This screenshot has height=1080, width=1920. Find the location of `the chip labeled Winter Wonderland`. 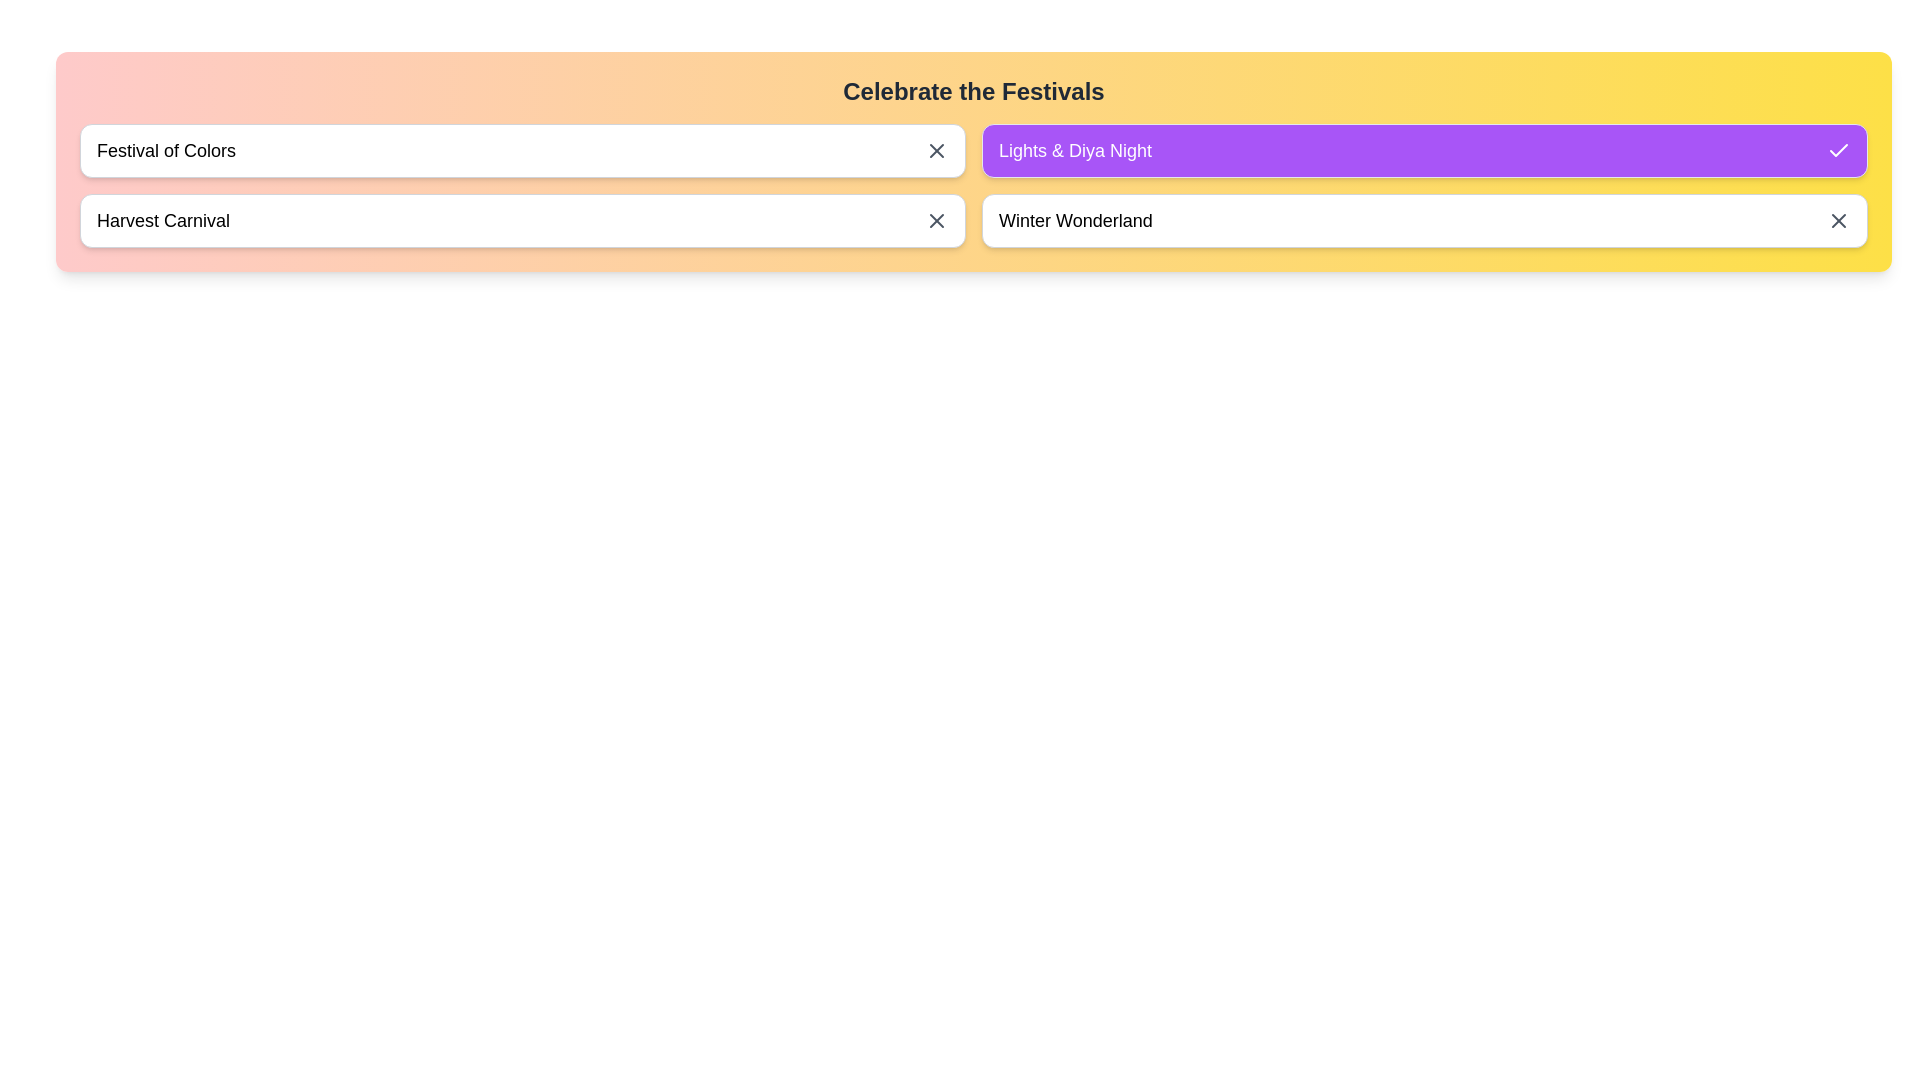

the chip labeled Winter Wonderland is located at coordinates (1424, 220).